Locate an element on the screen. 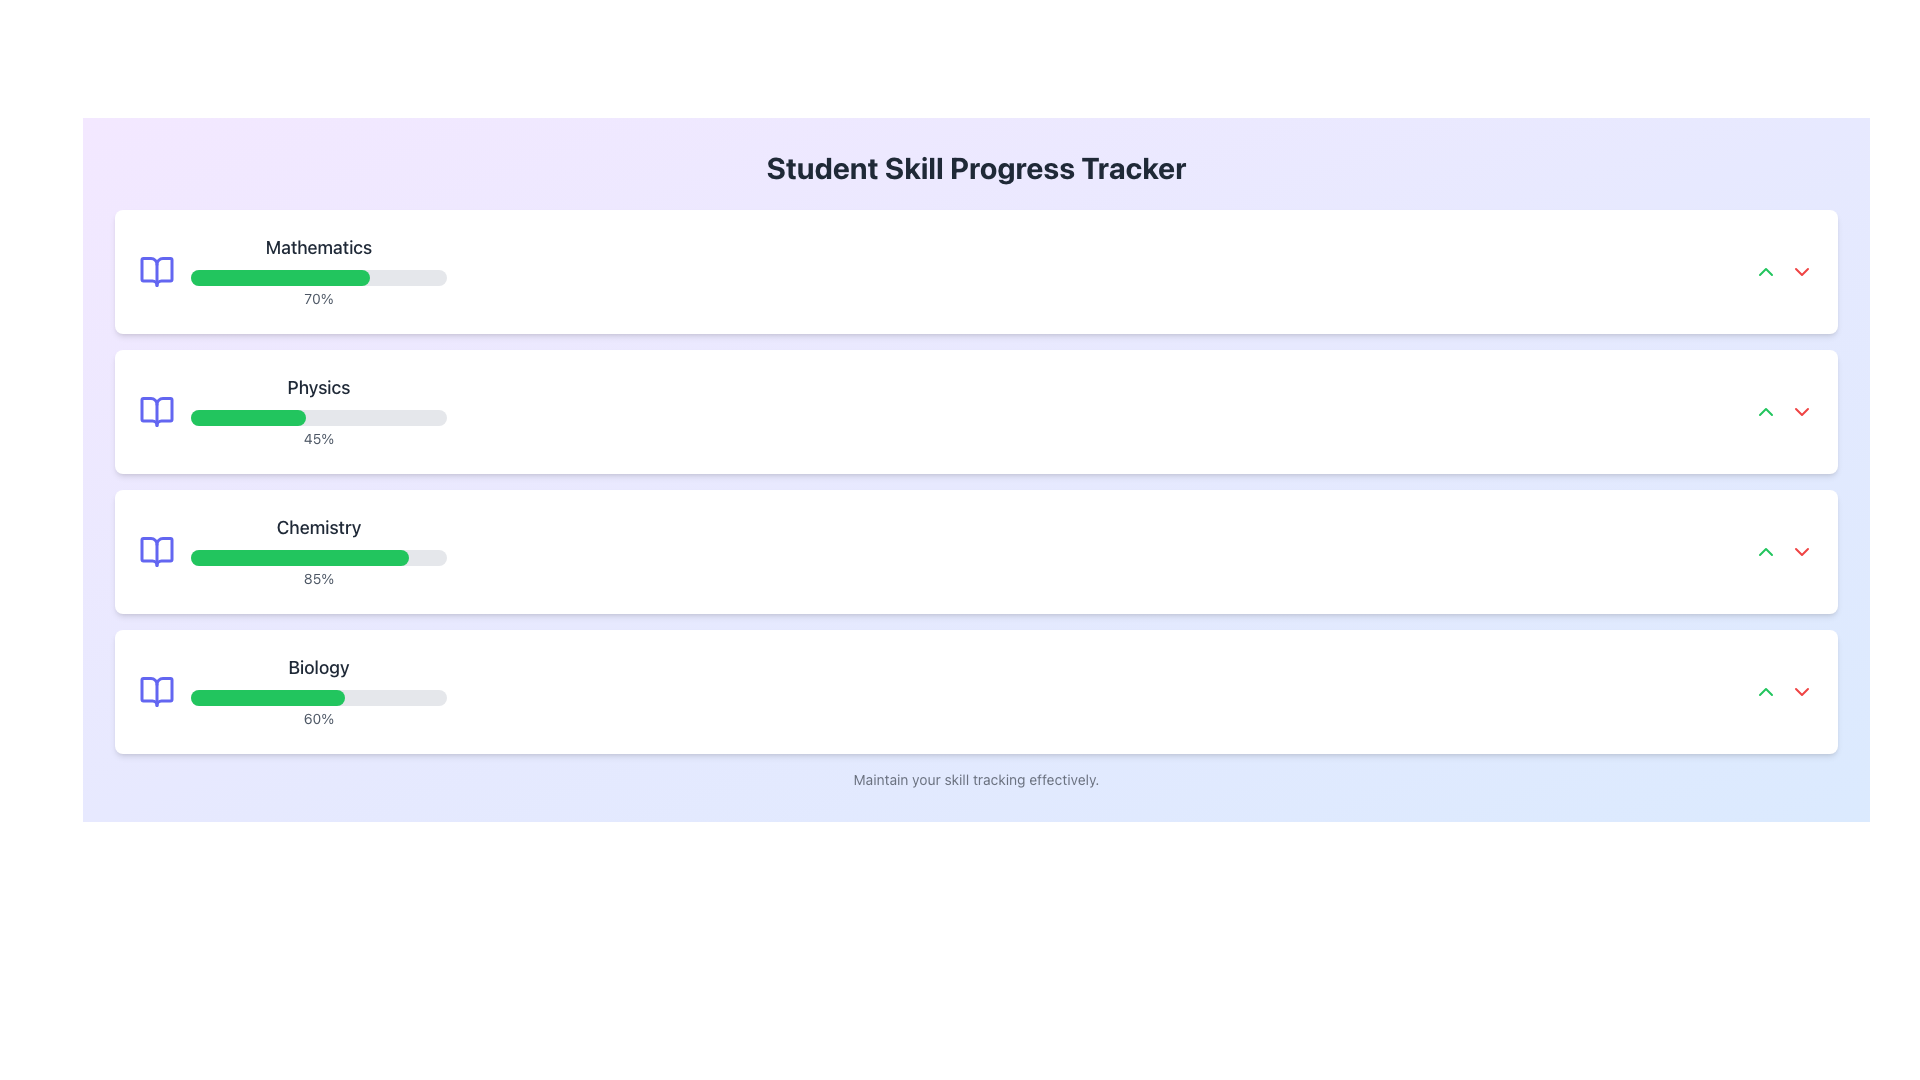 The width and height of the screenshot is (1920, 1080). the progress percentage of the 'Physics' skill, which is displayed in a compound component with a text label and a progress bar, located in the second row of skill progress indicators is located at coordinates (291, 411).